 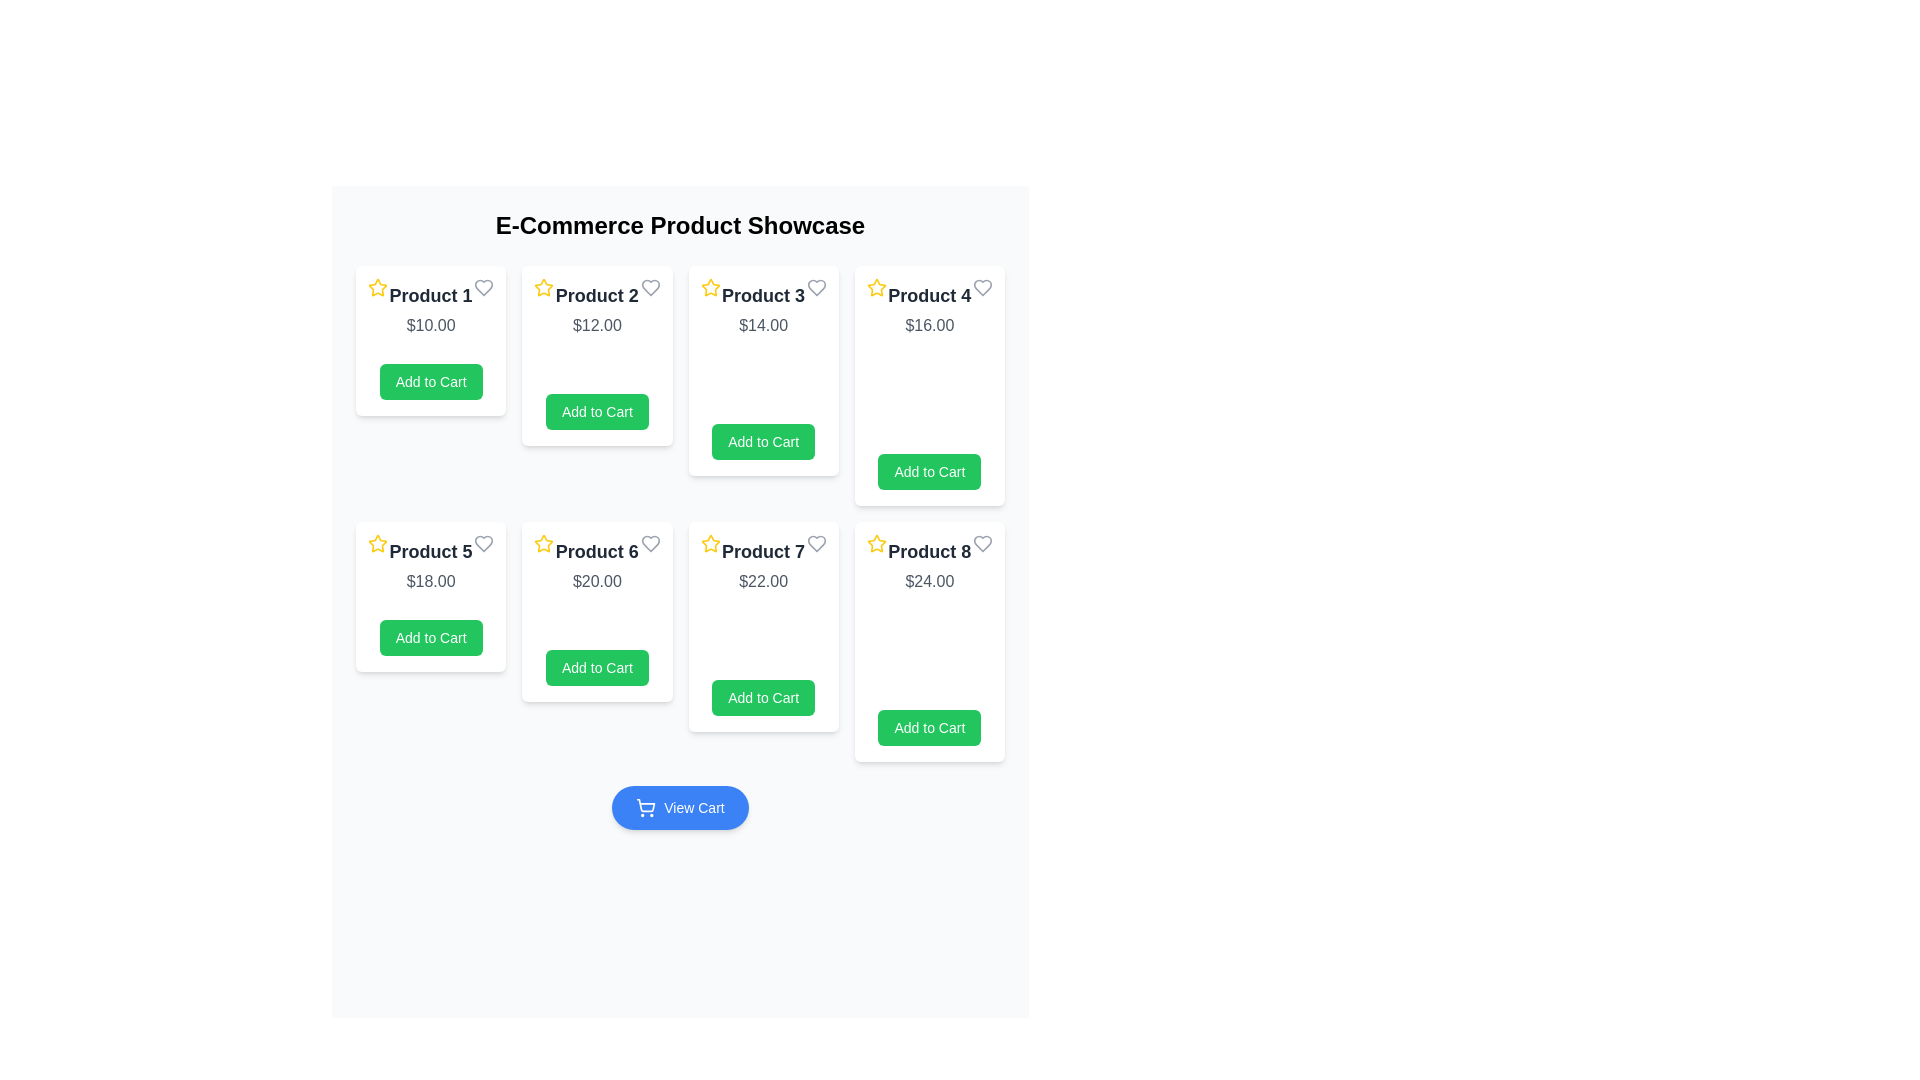 What do you see at coordinates (596, 551) in the screenshot?
I see `the text label displaying 'Product 6', which is styled in bold dark gray font and located in the product card in the center row, second column of the grid` at bounding box center [596, 551].